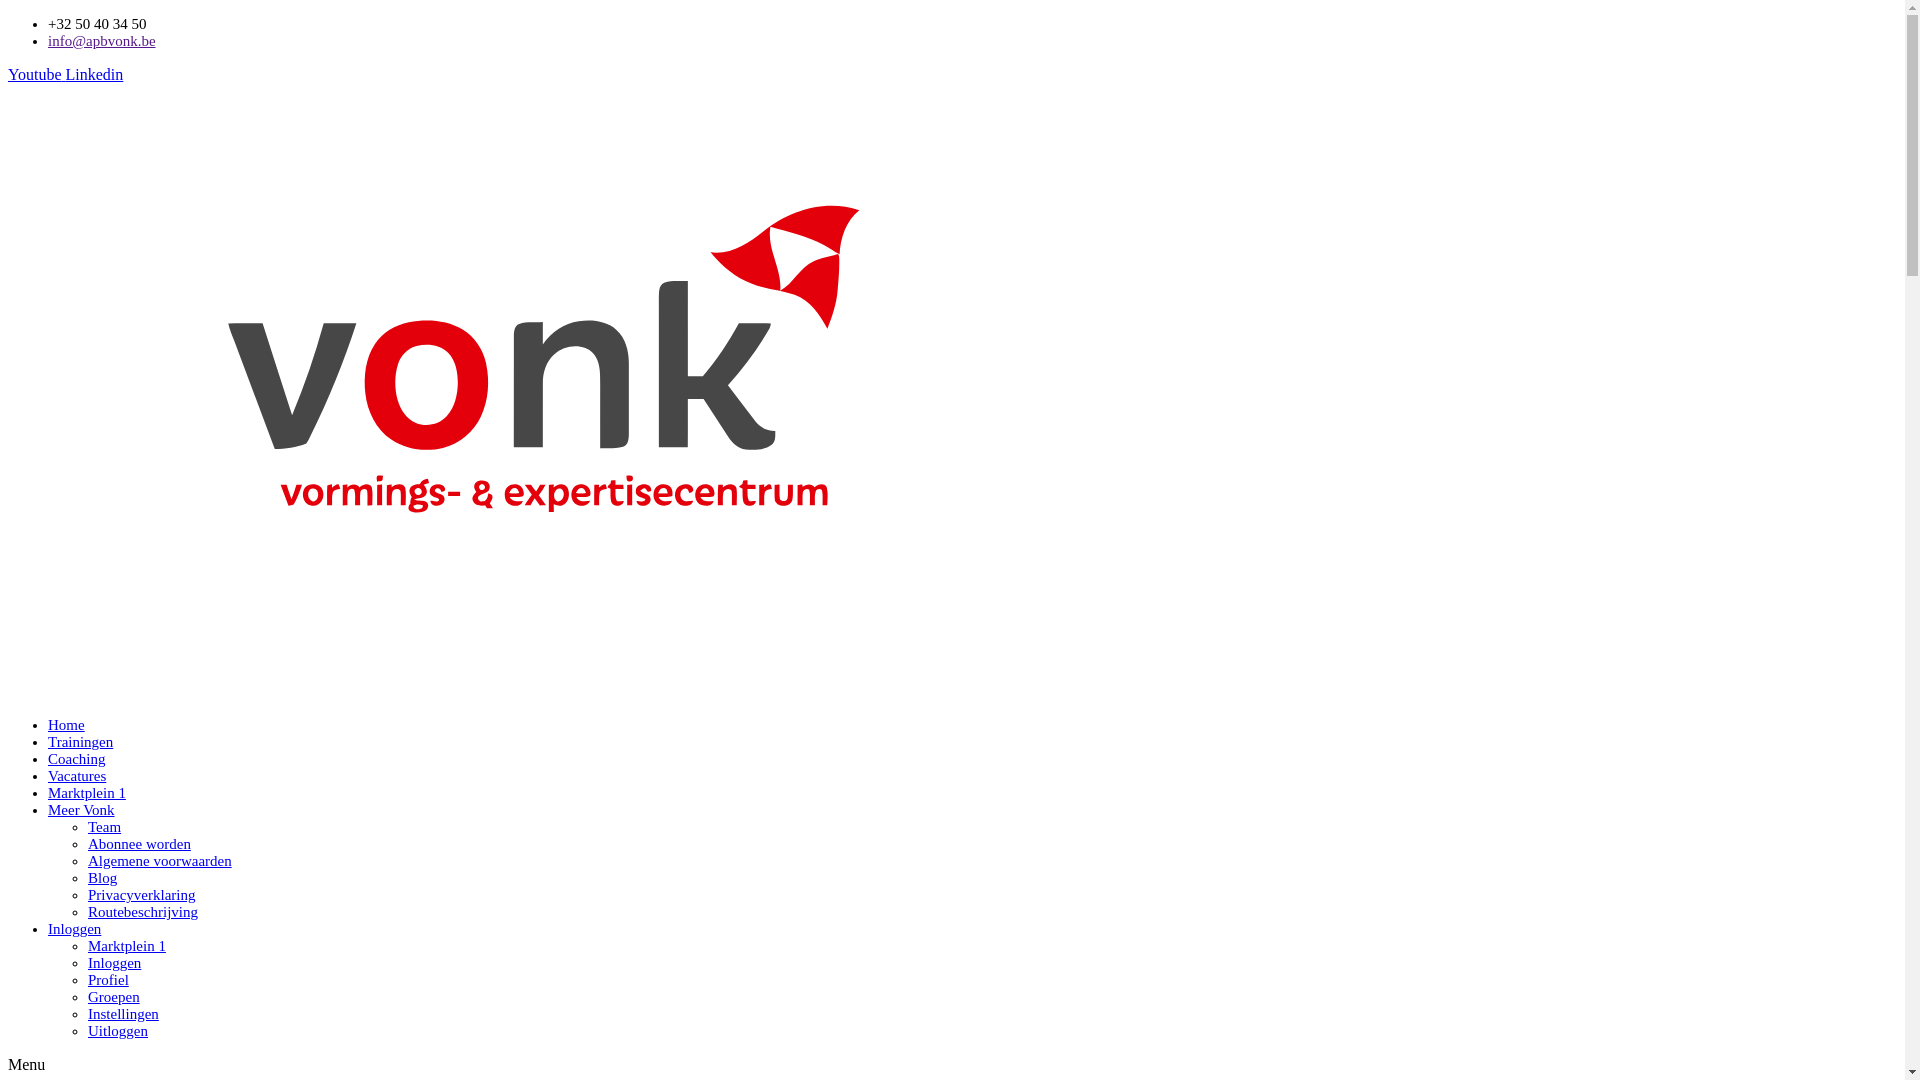  I want to click on 'Routebeschrijving', so click(142, 911).